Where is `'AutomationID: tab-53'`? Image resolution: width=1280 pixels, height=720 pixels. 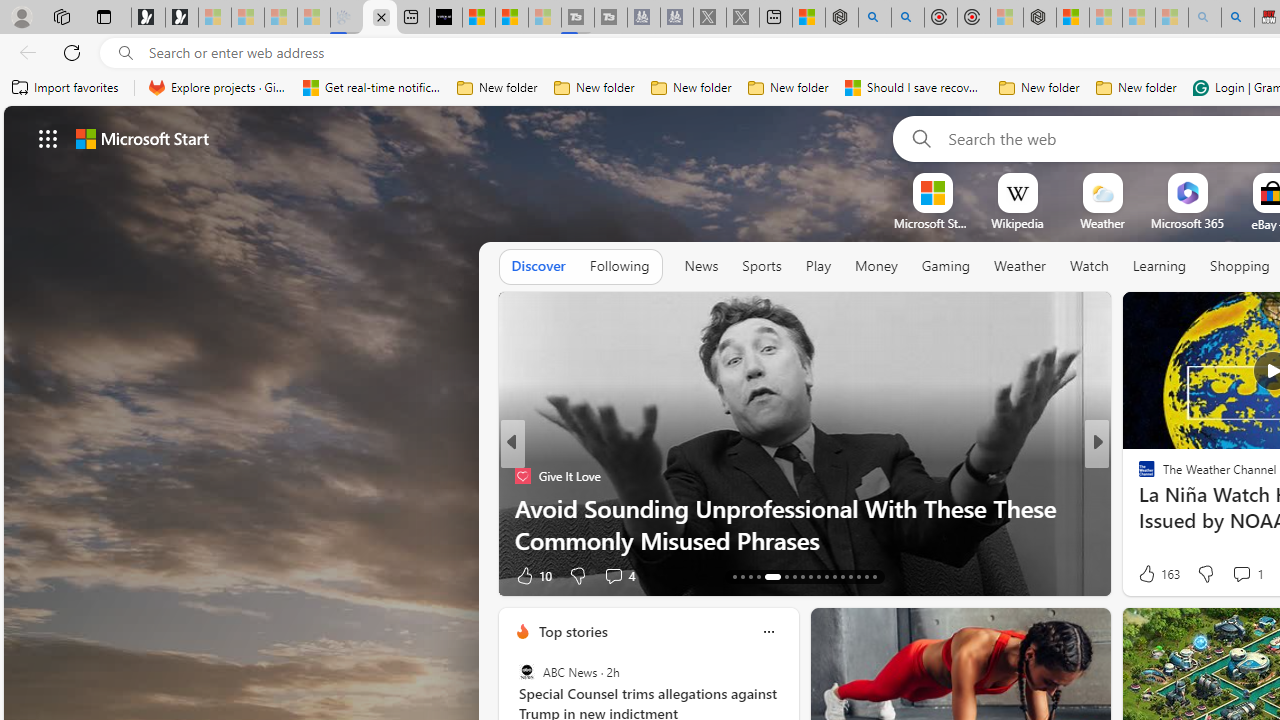 'AutomationID: tab-53' is located at coordinates (874, 577).